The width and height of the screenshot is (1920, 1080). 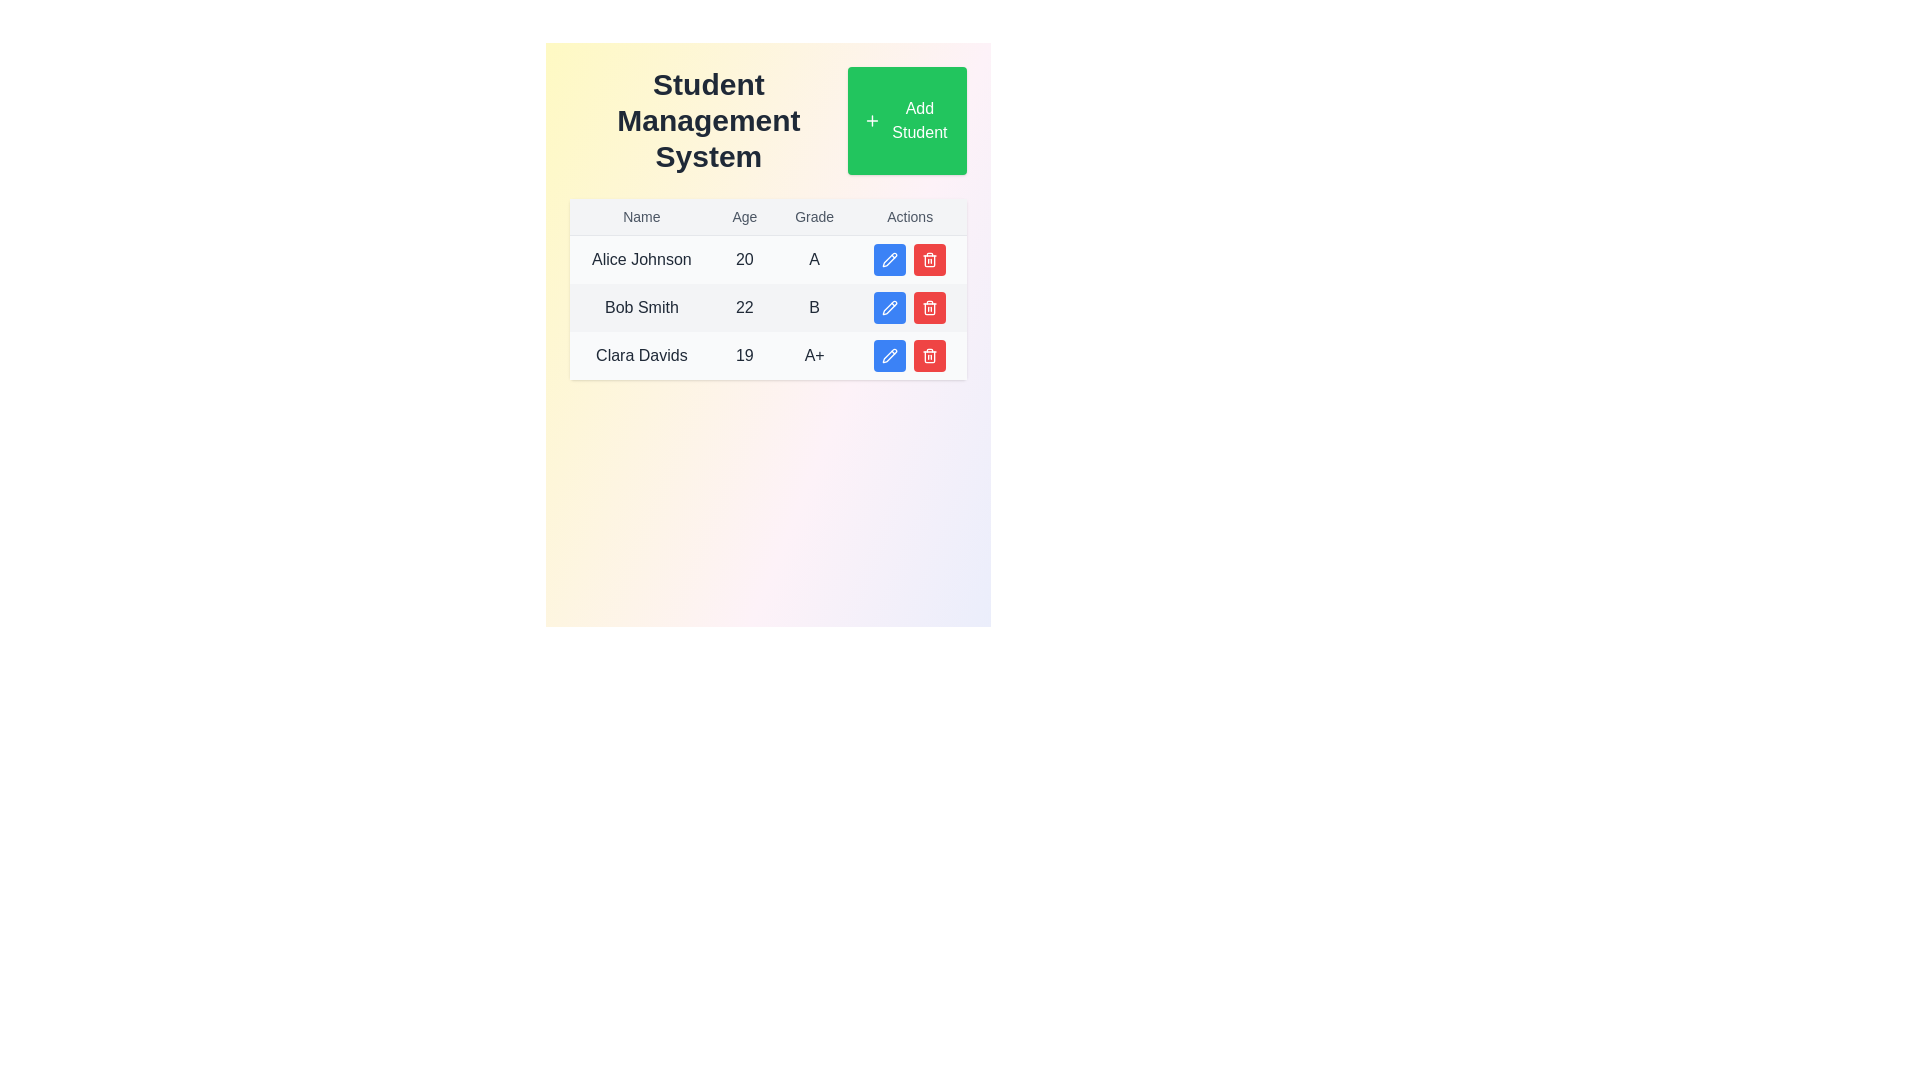 What do you see at coordinates (889, 354) in the screenshot?
I see `the pencil icon button in the 'Actions' column of the last row for 'Clara Davids' to begin editing the corresponding row's data` at bounding box center [889, 354].